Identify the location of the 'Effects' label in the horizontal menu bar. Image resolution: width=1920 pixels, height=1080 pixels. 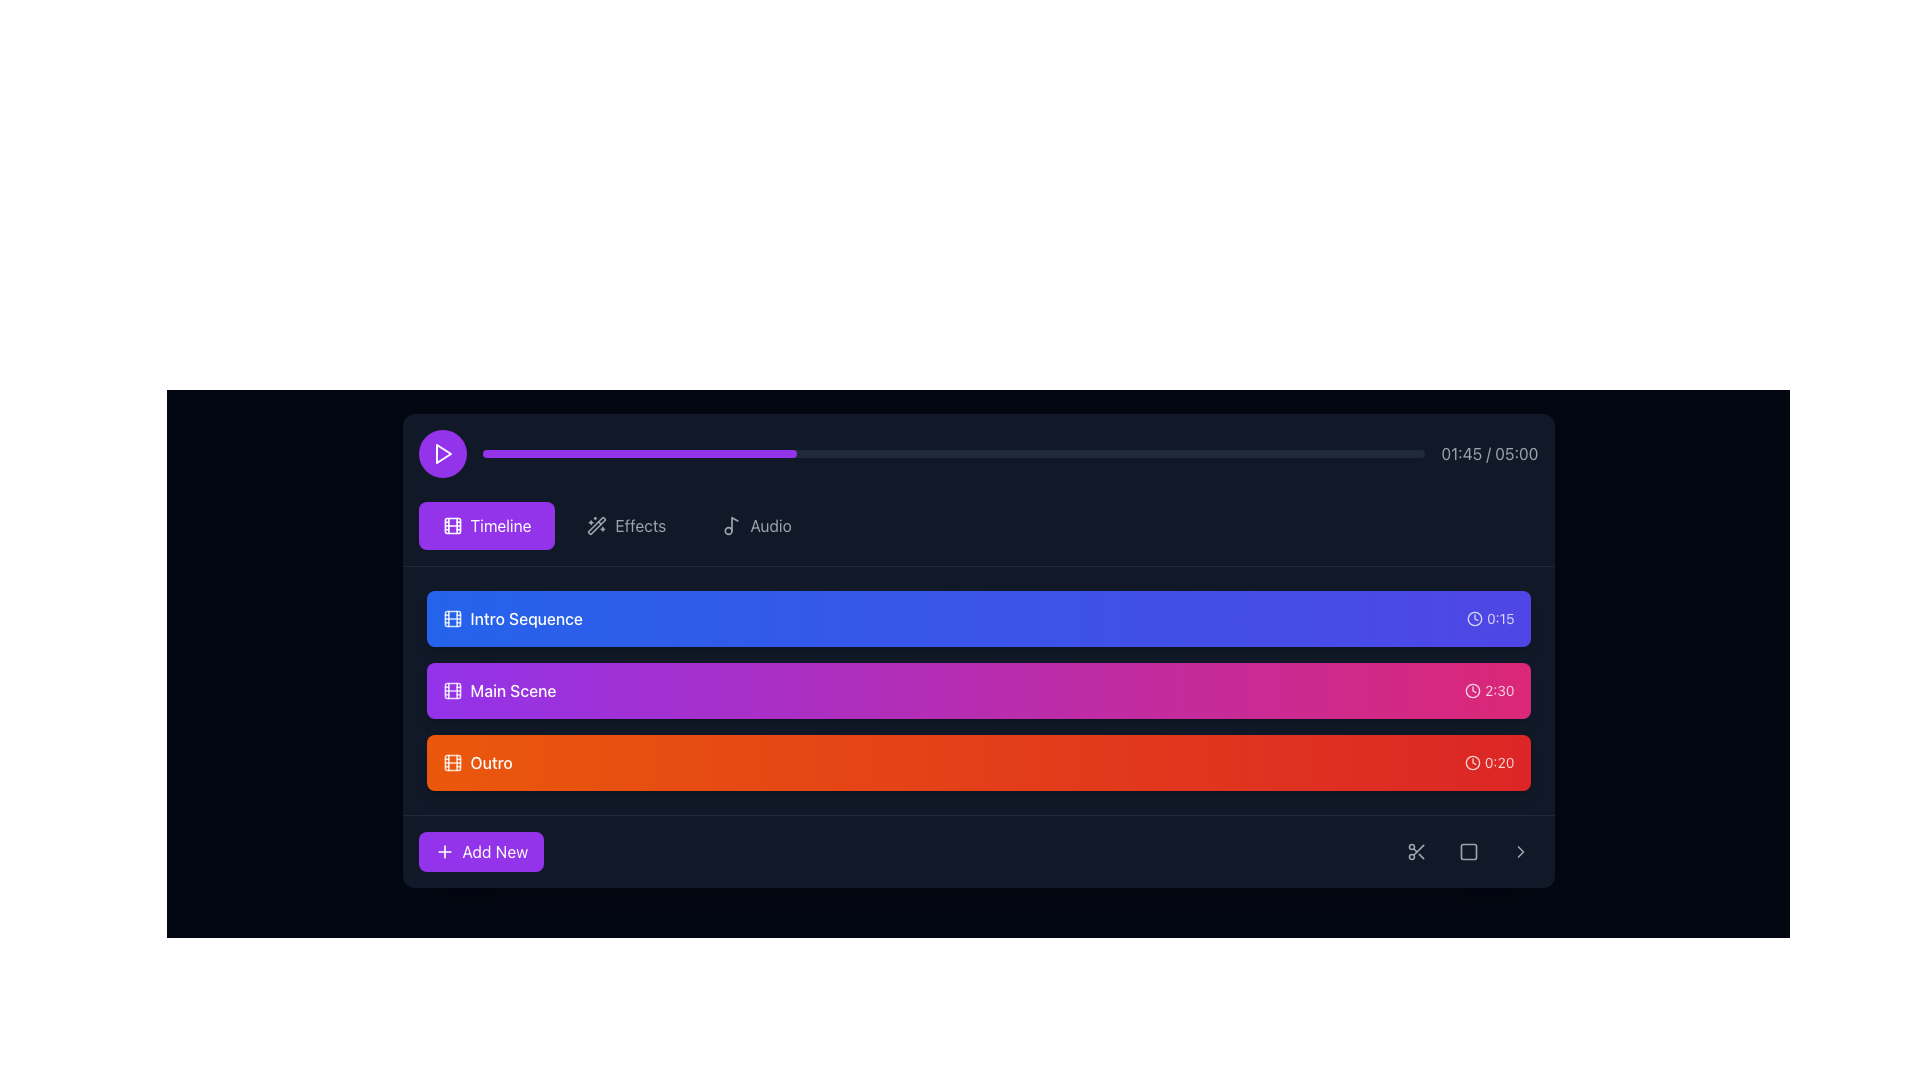
(640, 524).